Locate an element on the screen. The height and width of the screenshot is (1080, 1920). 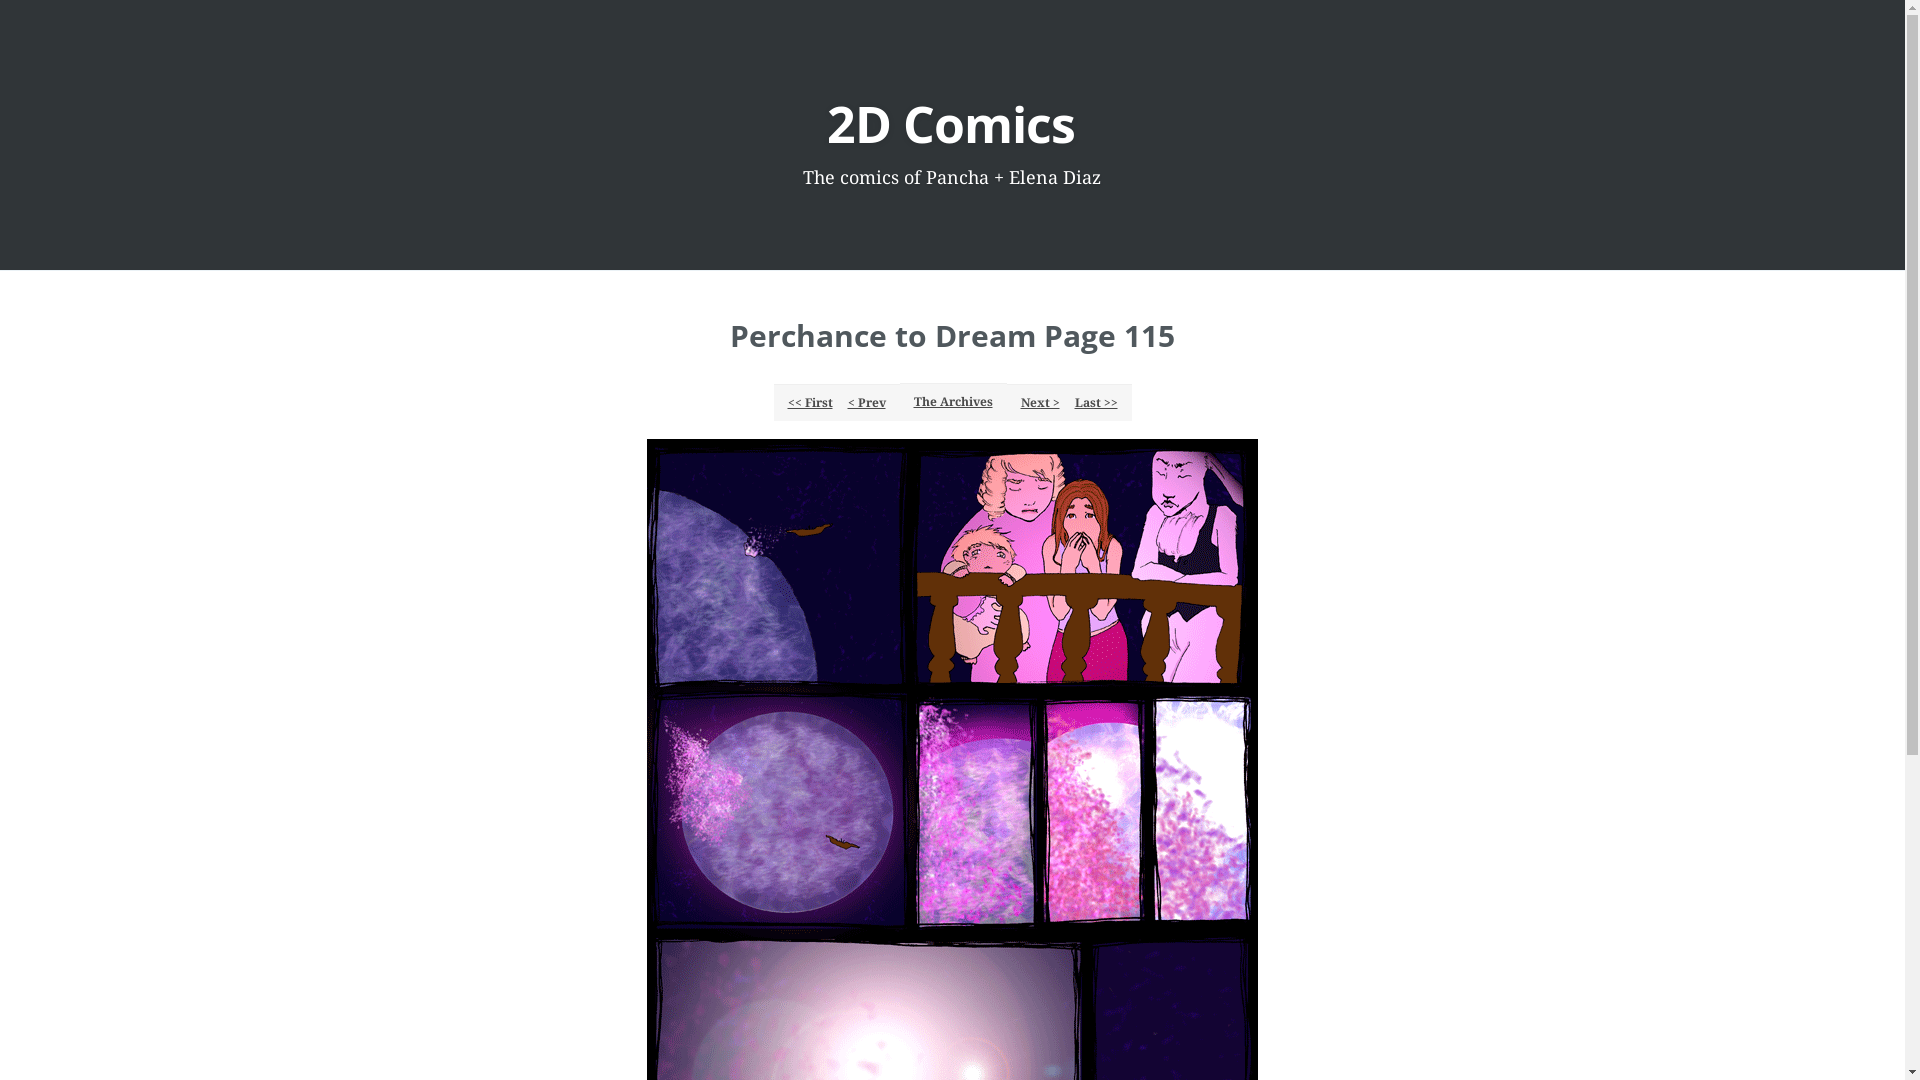
'Last >>' is located at coordinates (1067, 401).